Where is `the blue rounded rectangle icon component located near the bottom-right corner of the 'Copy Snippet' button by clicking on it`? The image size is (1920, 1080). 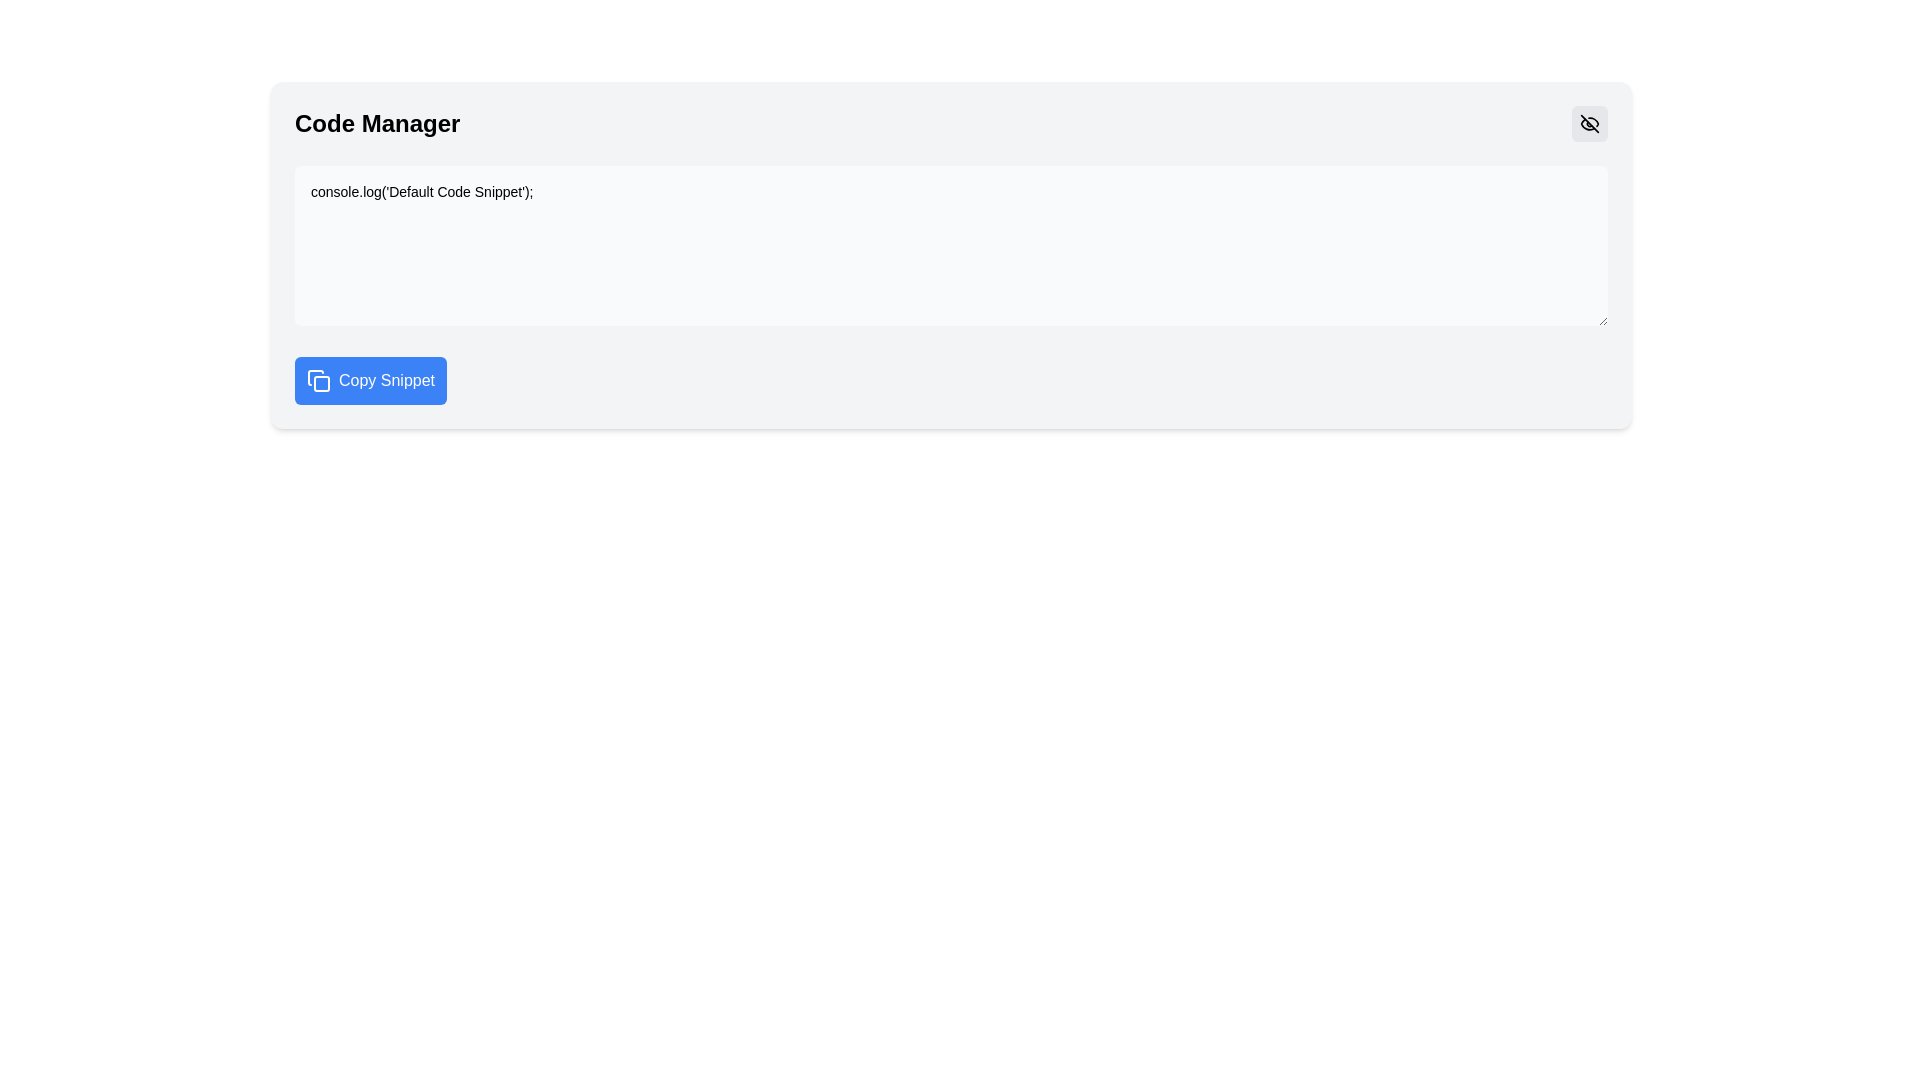
the blue rounded rectangle icon component located near the bottom-right corner of the 'Copy Snippet' button by clicking on it is located at coordinates (321, 384).